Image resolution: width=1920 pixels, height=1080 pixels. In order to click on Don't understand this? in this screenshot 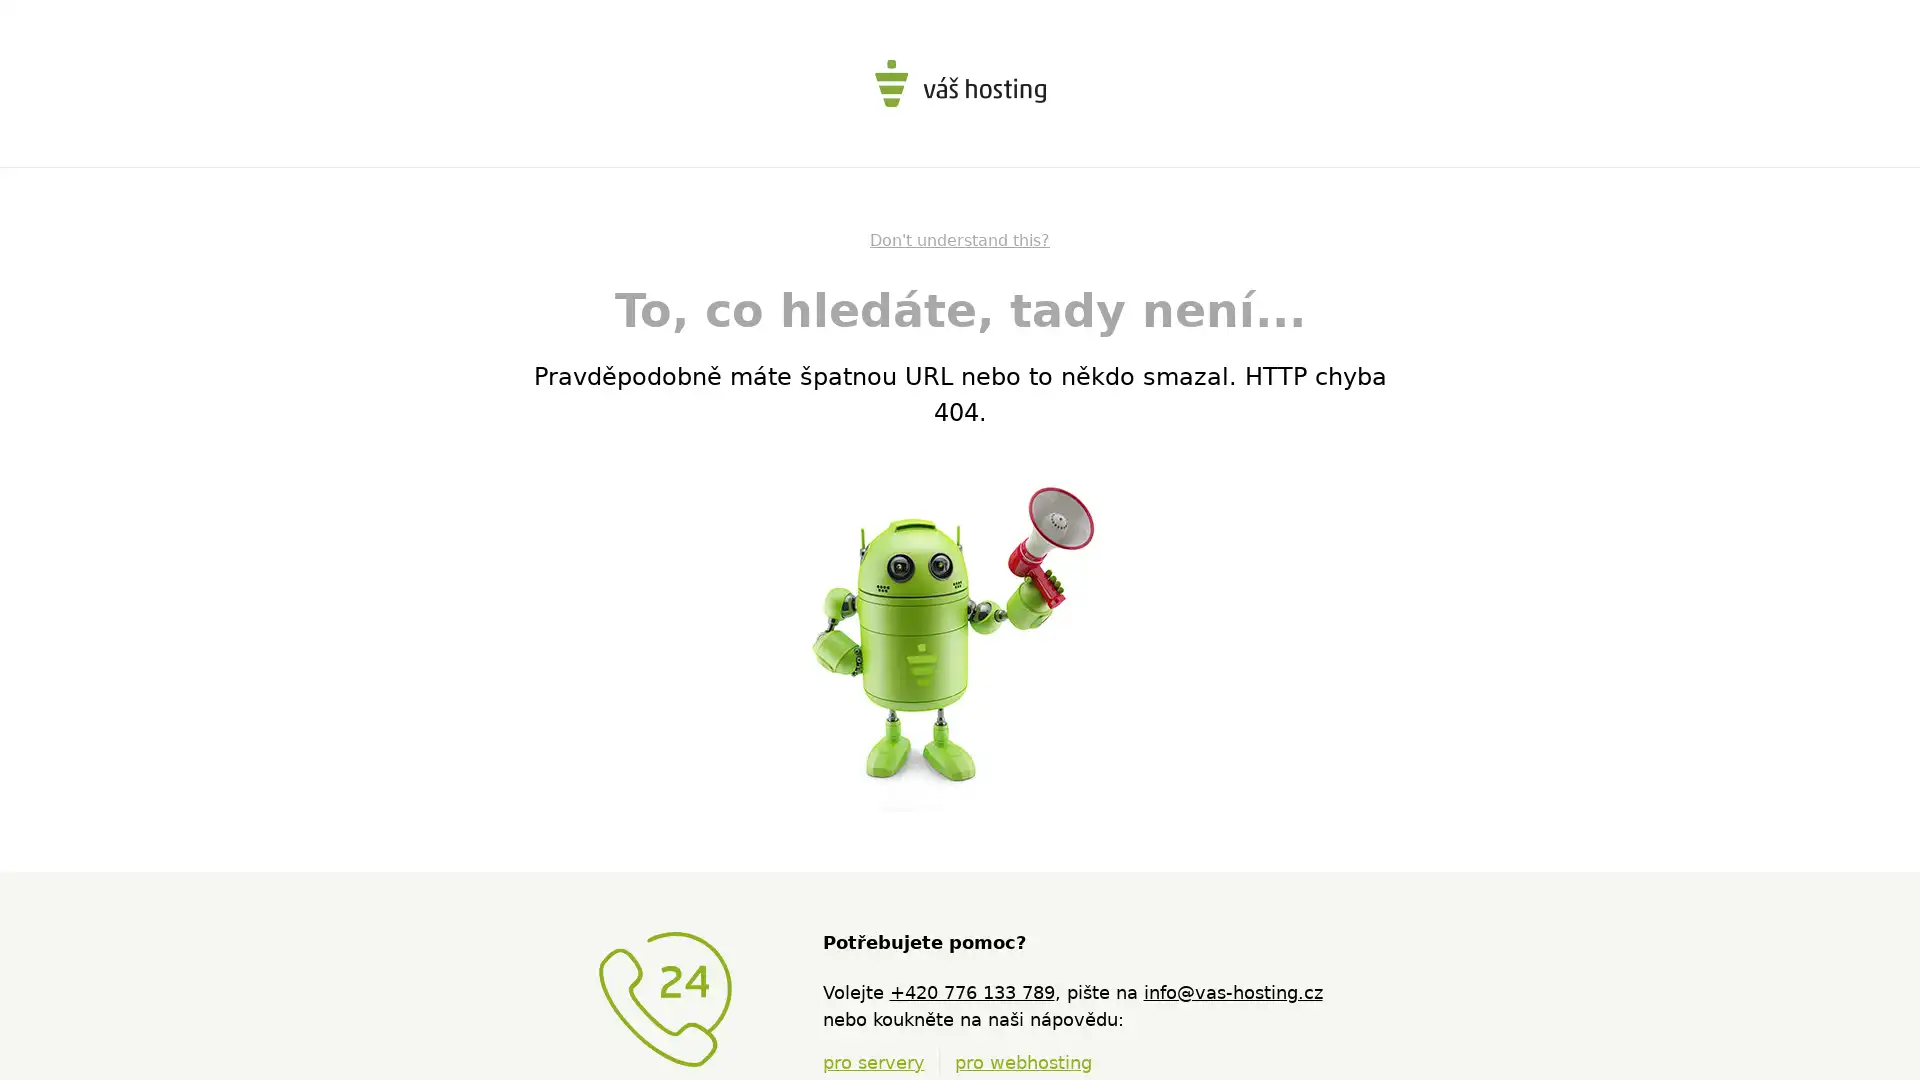, I will do `click(960, 239)`.